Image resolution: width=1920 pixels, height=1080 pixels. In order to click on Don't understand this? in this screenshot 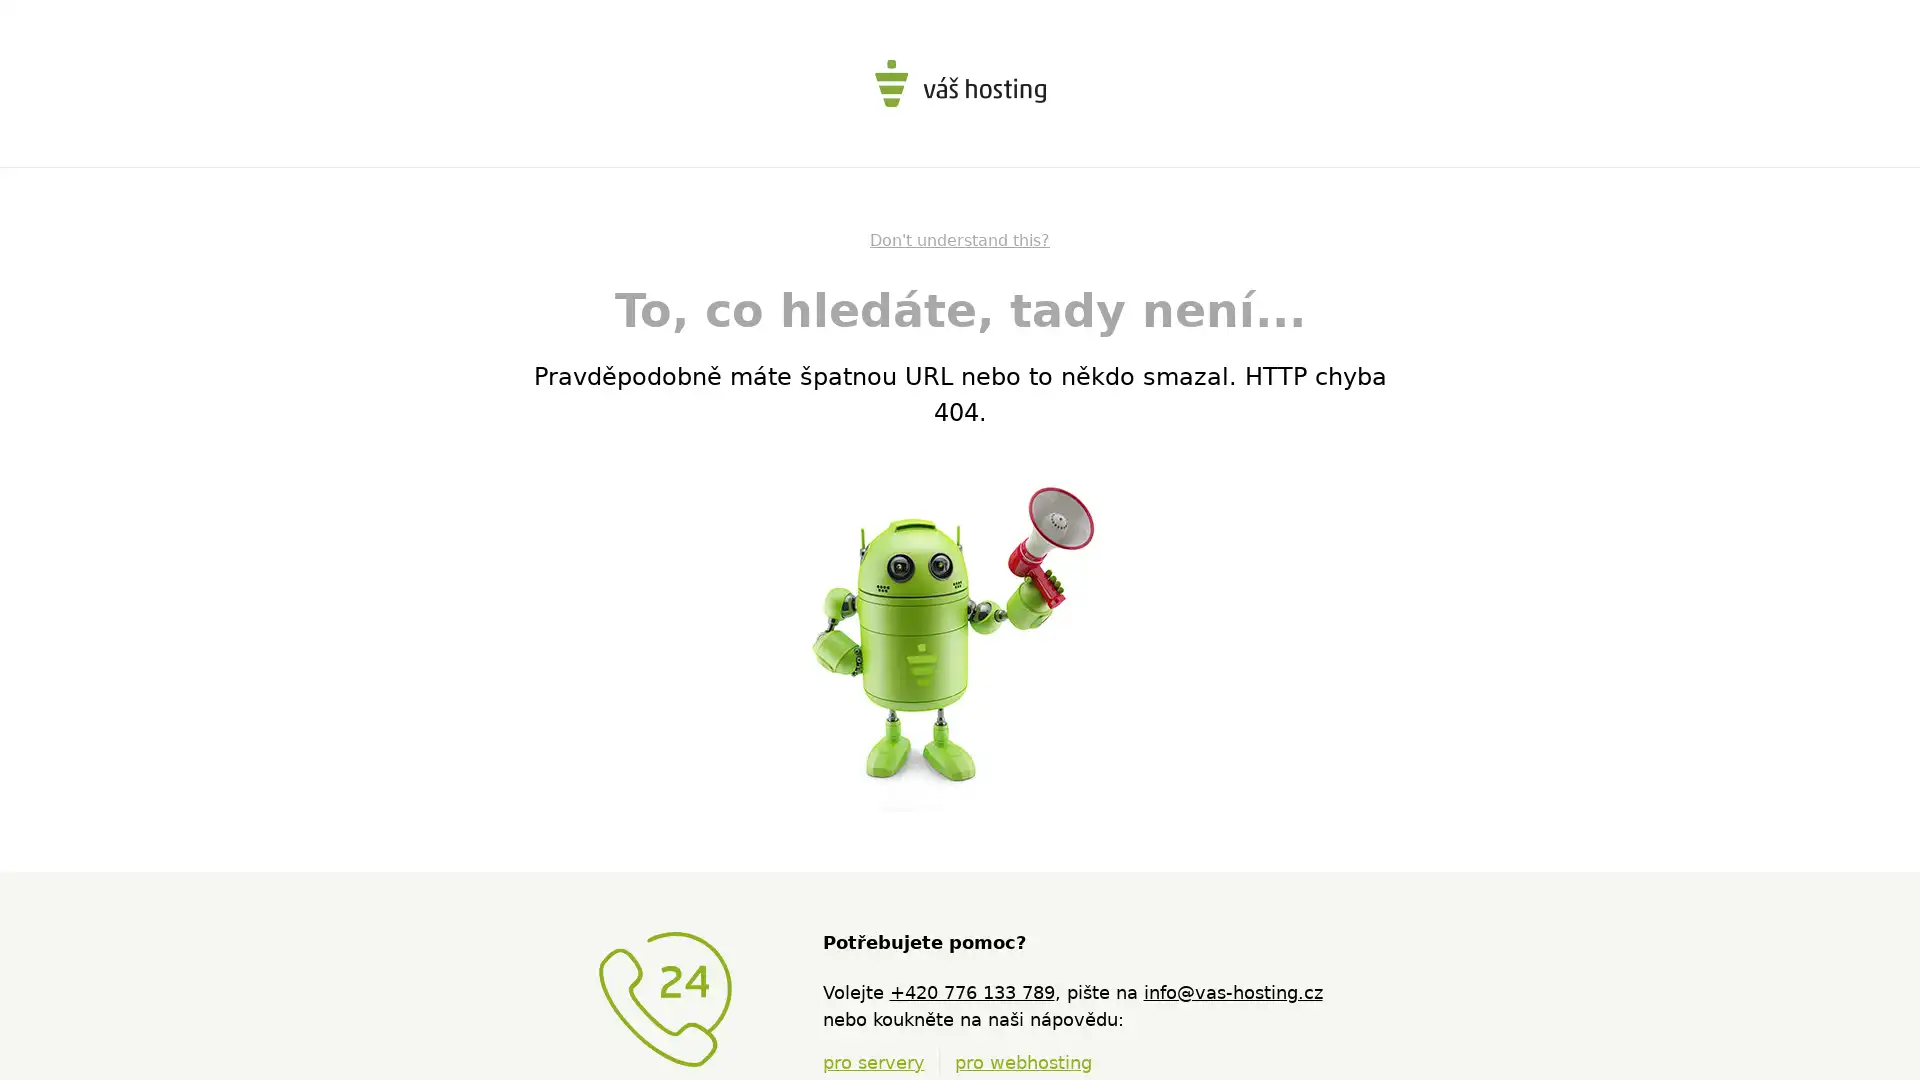, I will do `click(960, 239)`.